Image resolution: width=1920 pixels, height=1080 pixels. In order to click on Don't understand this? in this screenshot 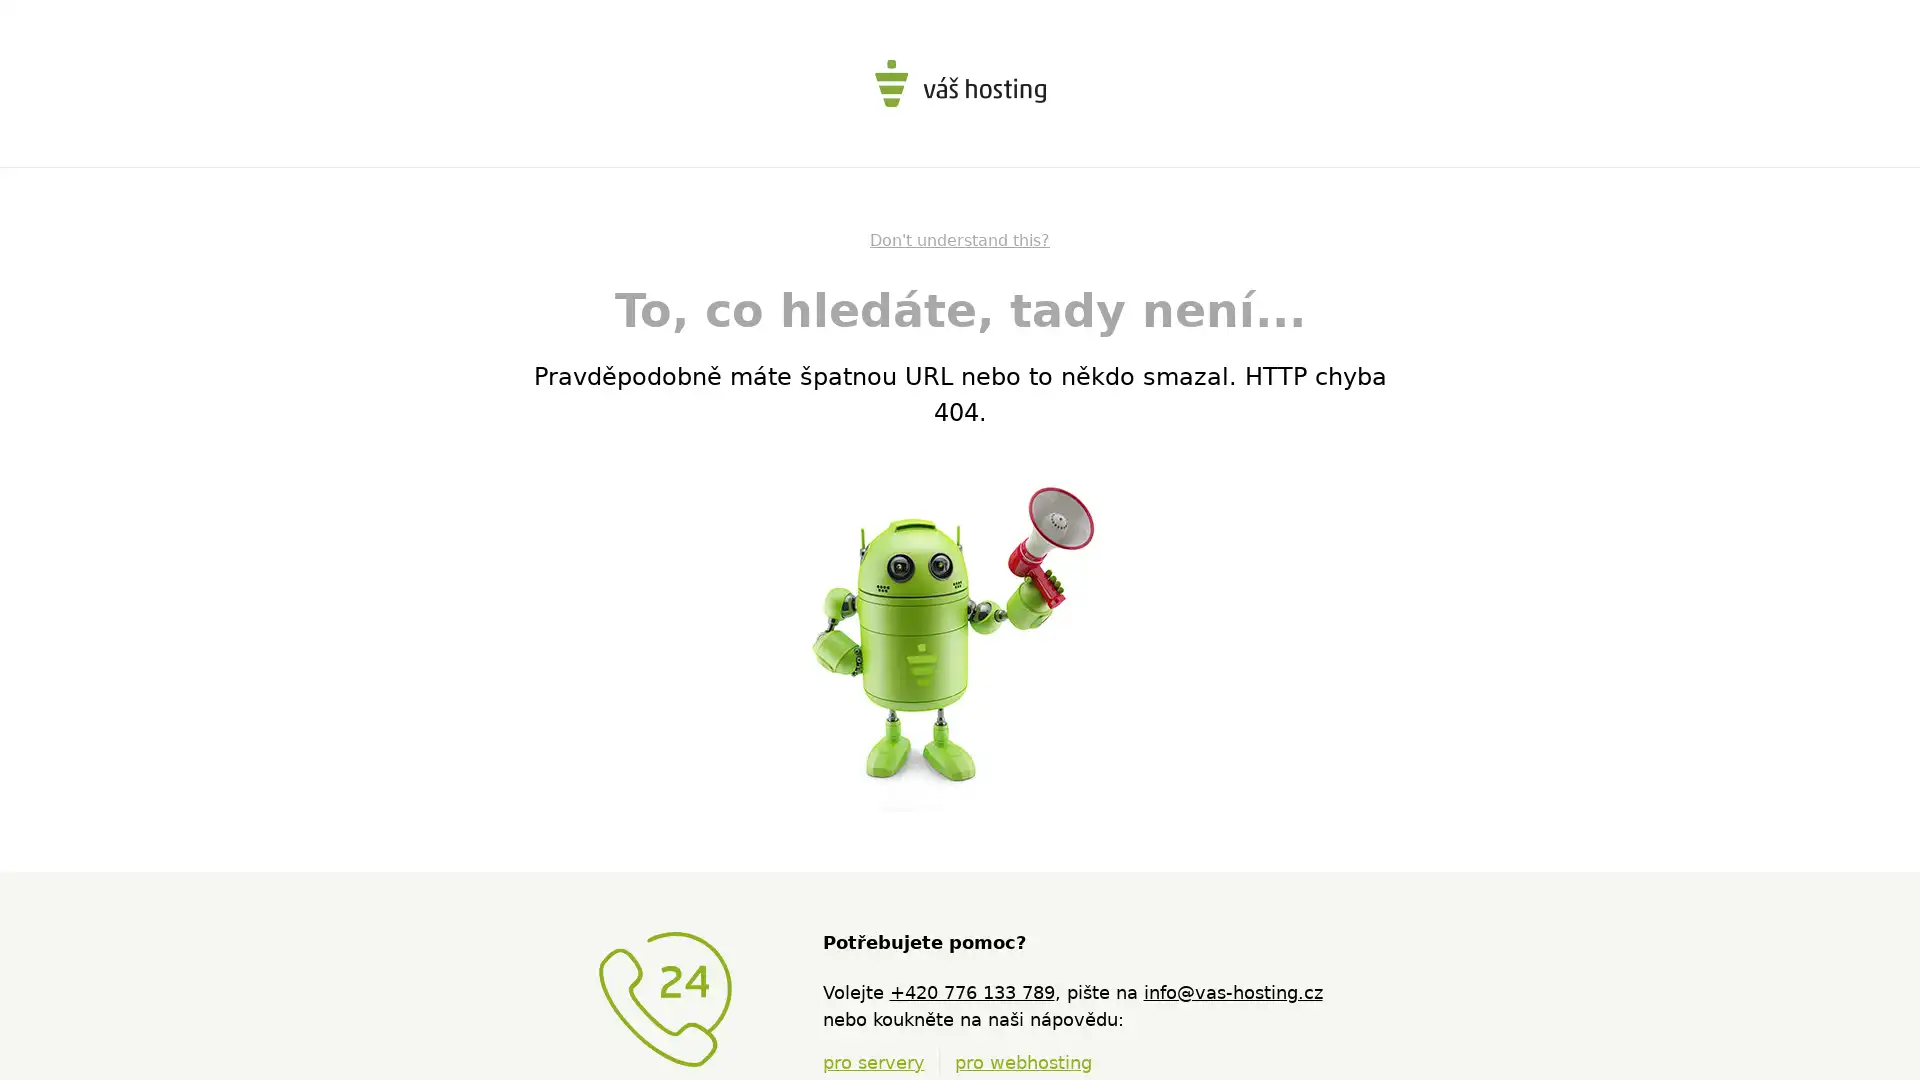, I will do `click(960, 239)`.